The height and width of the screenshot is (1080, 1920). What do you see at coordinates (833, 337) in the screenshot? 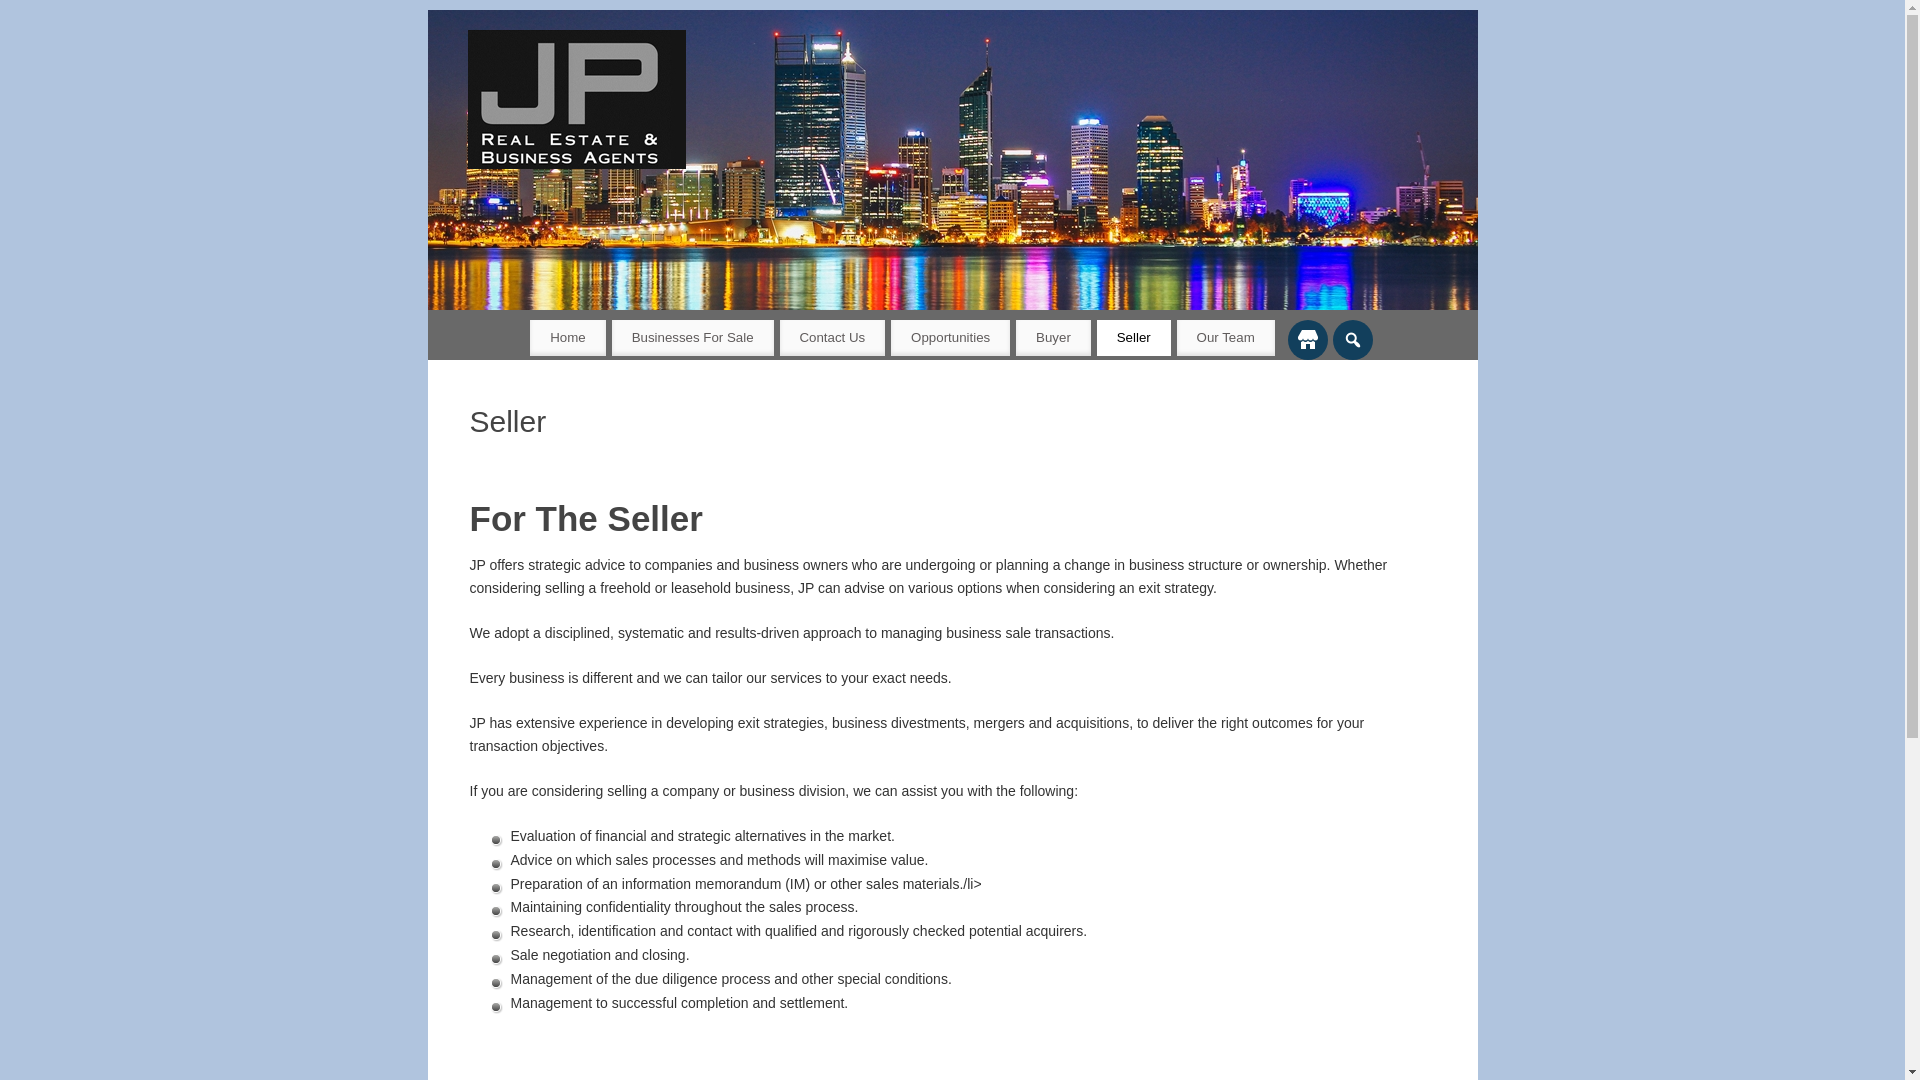
I see `'Contact Us'` at bounding box center [833, 337].